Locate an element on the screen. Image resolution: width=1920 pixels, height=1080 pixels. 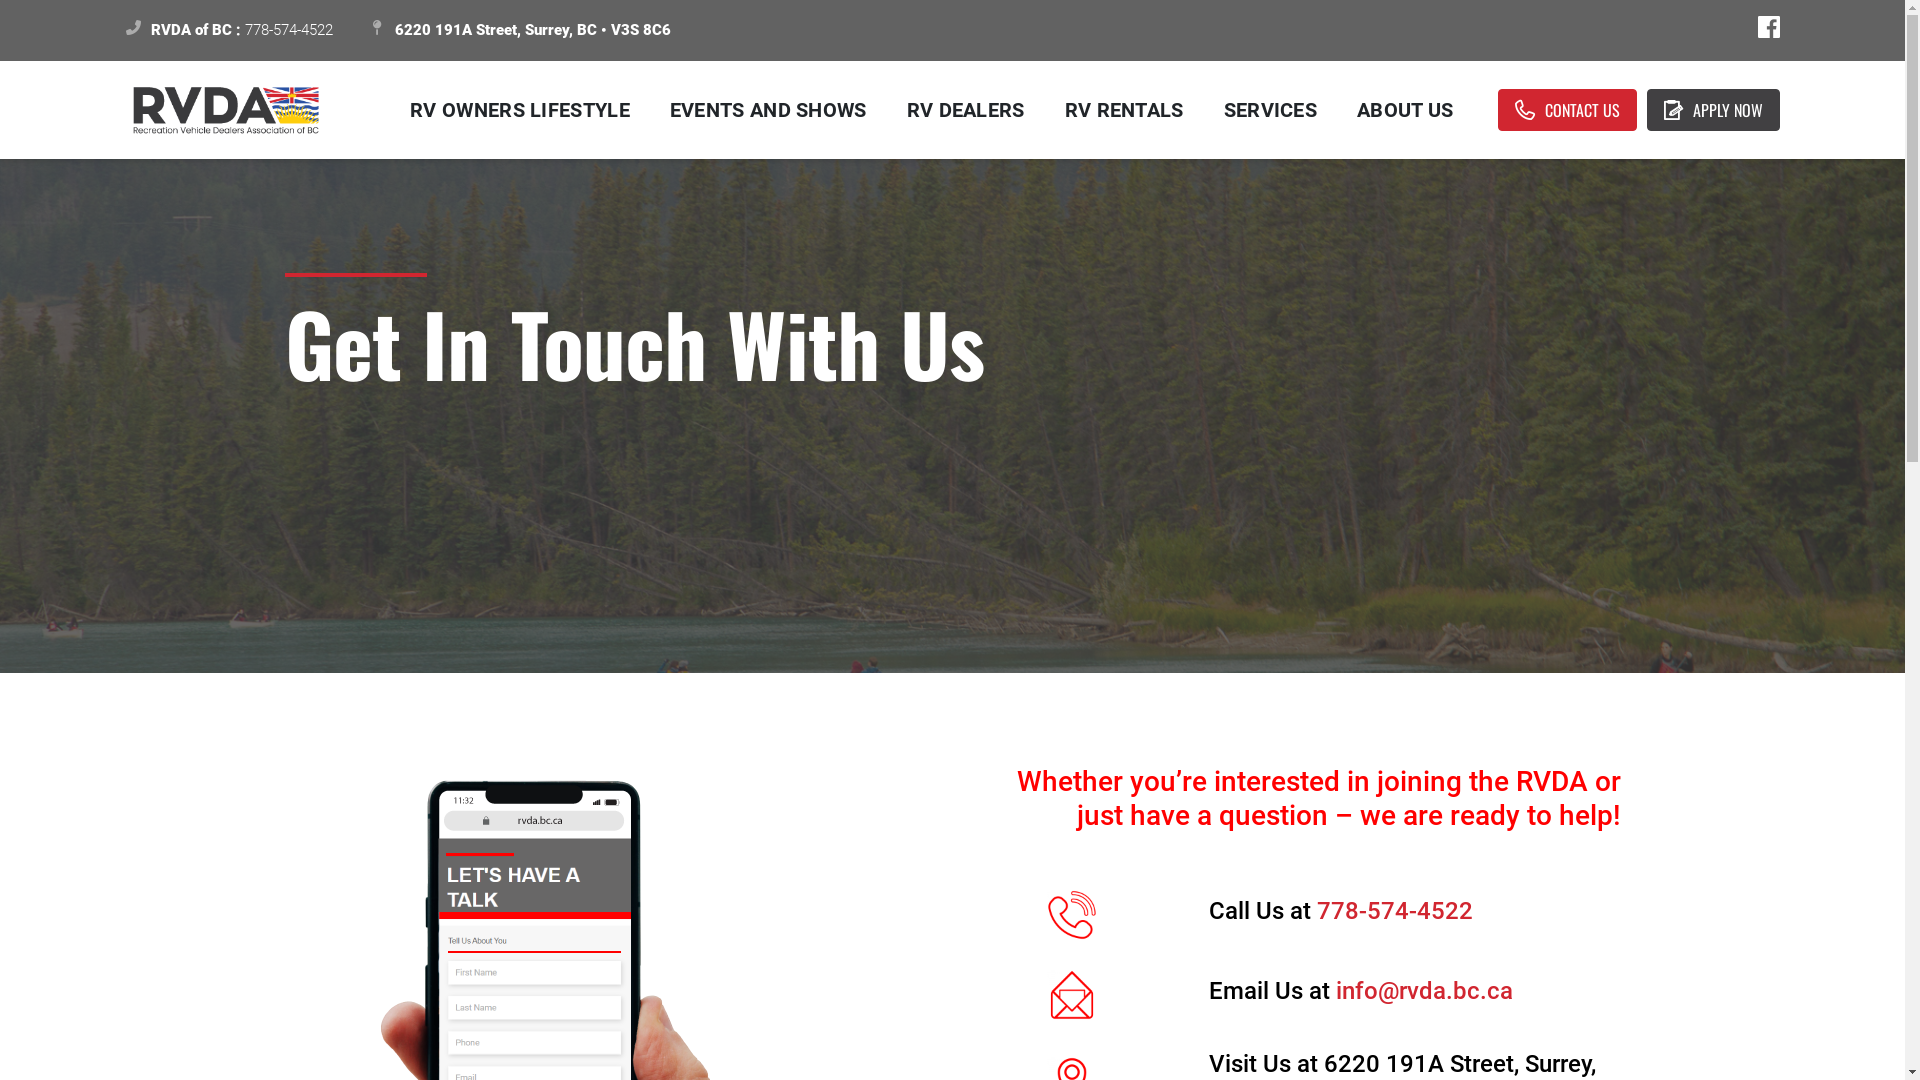
'RV RENTALS' is located at coordinates (1124, 110).